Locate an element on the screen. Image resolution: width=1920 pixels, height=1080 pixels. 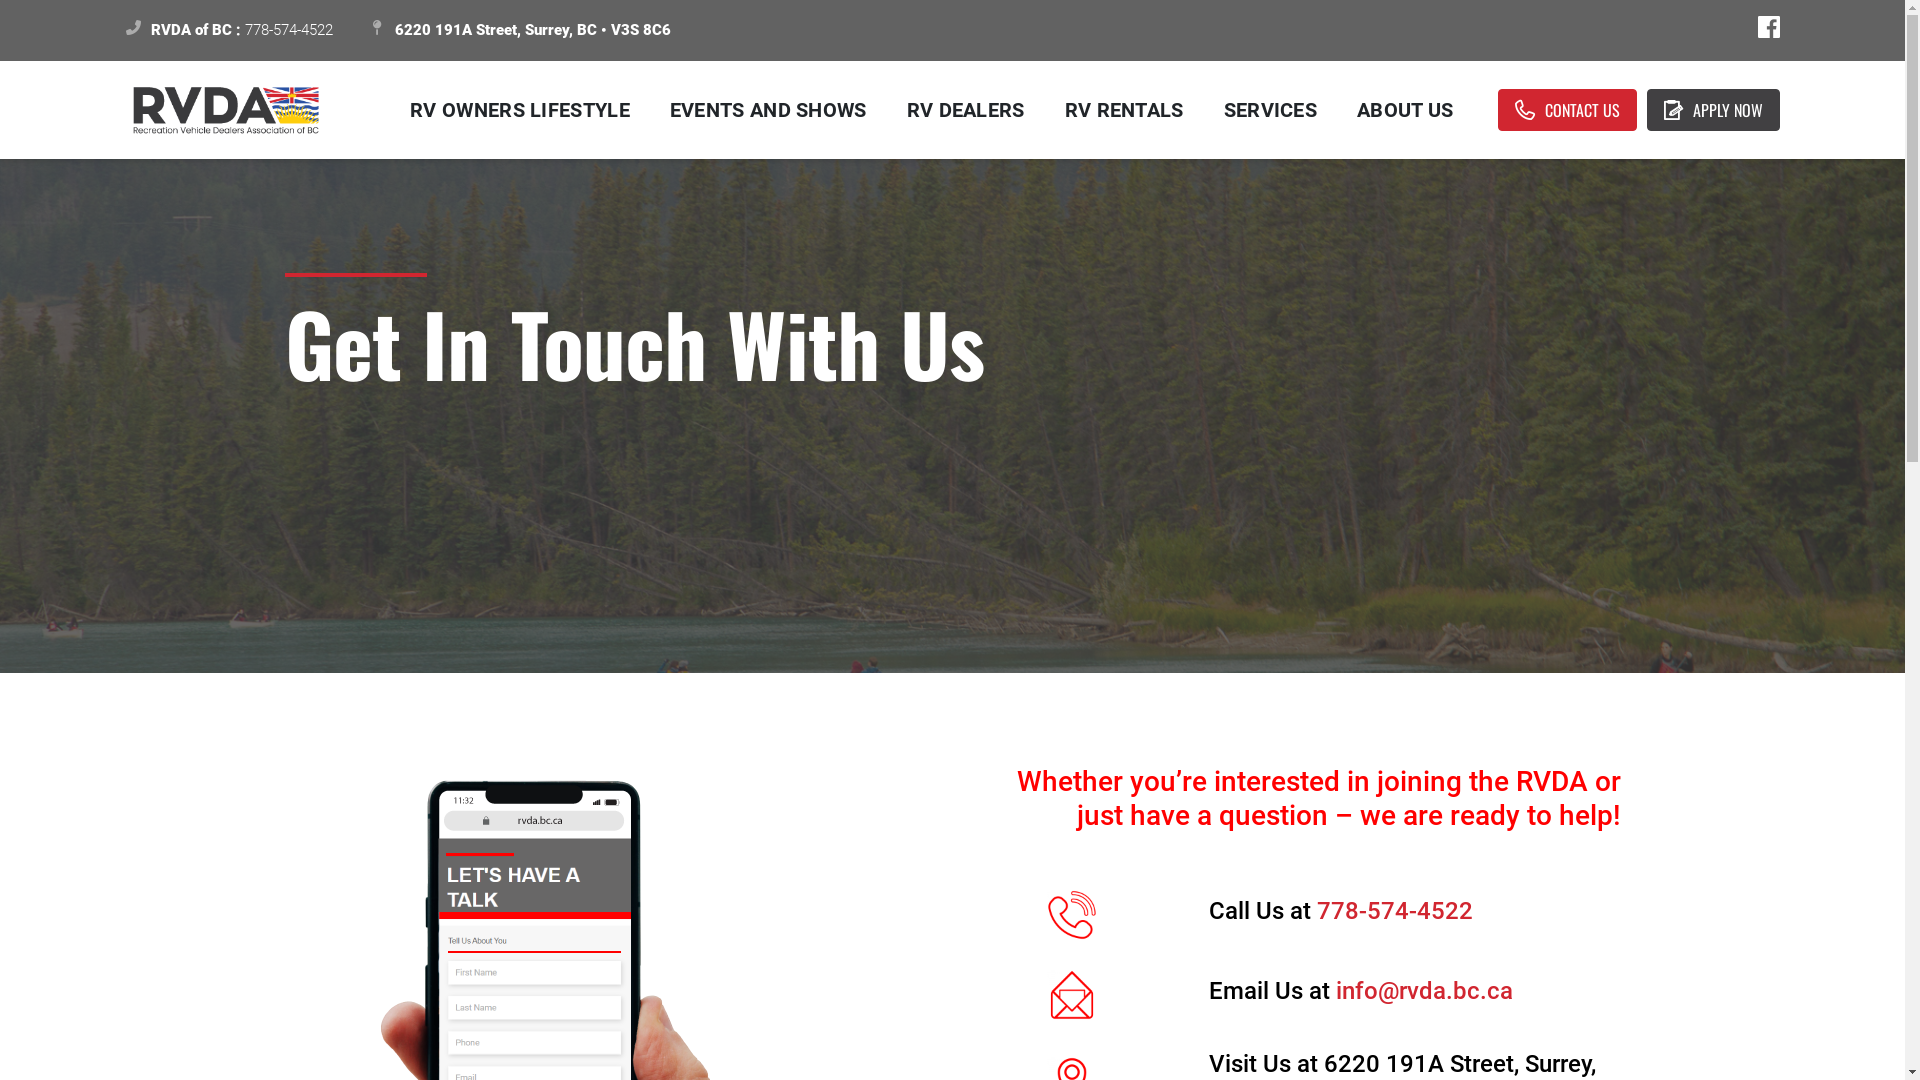
'RV RENTALS' is located at coordinates (1124, 110).